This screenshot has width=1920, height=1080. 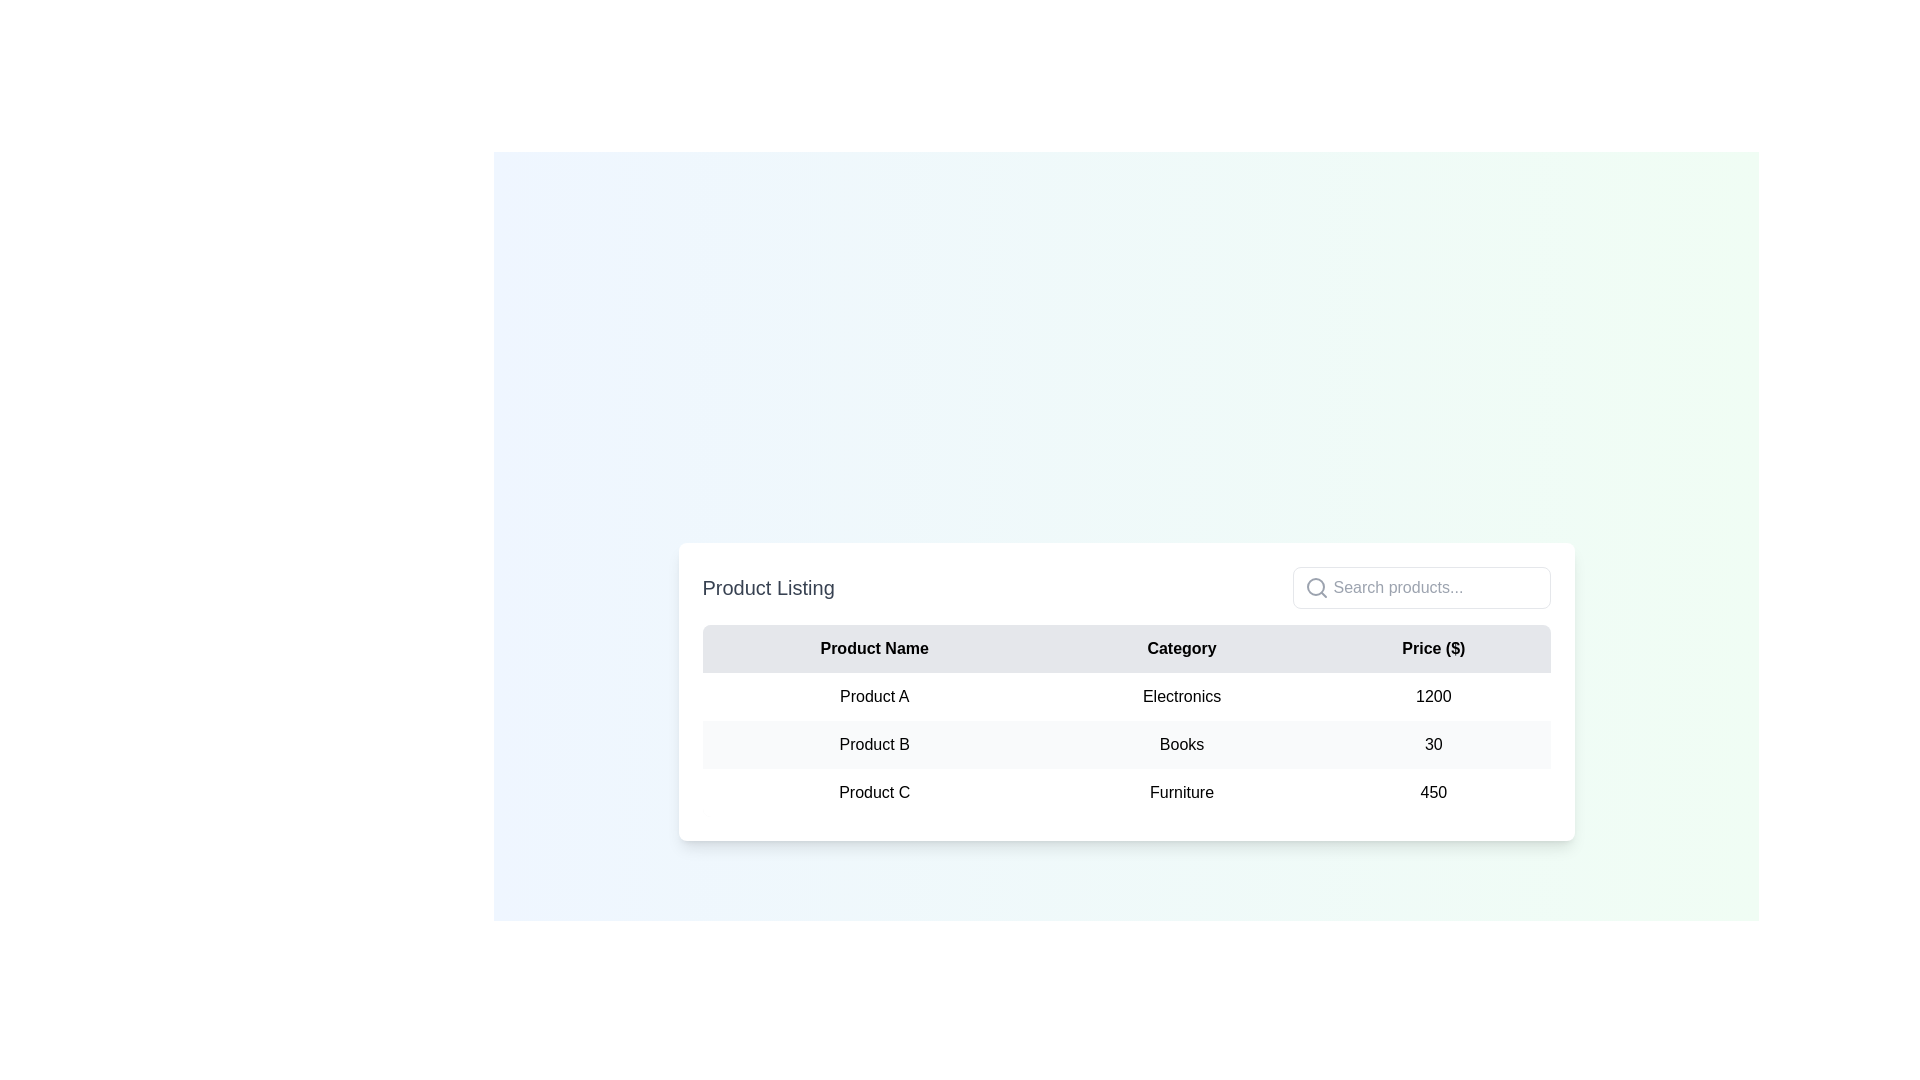 What do you see at coordinates (1182, 696) in the screenshot?
I see `the text label in the middle column of the table, located in the second row under the 'Category' header` at bounding box center [1182, 696].